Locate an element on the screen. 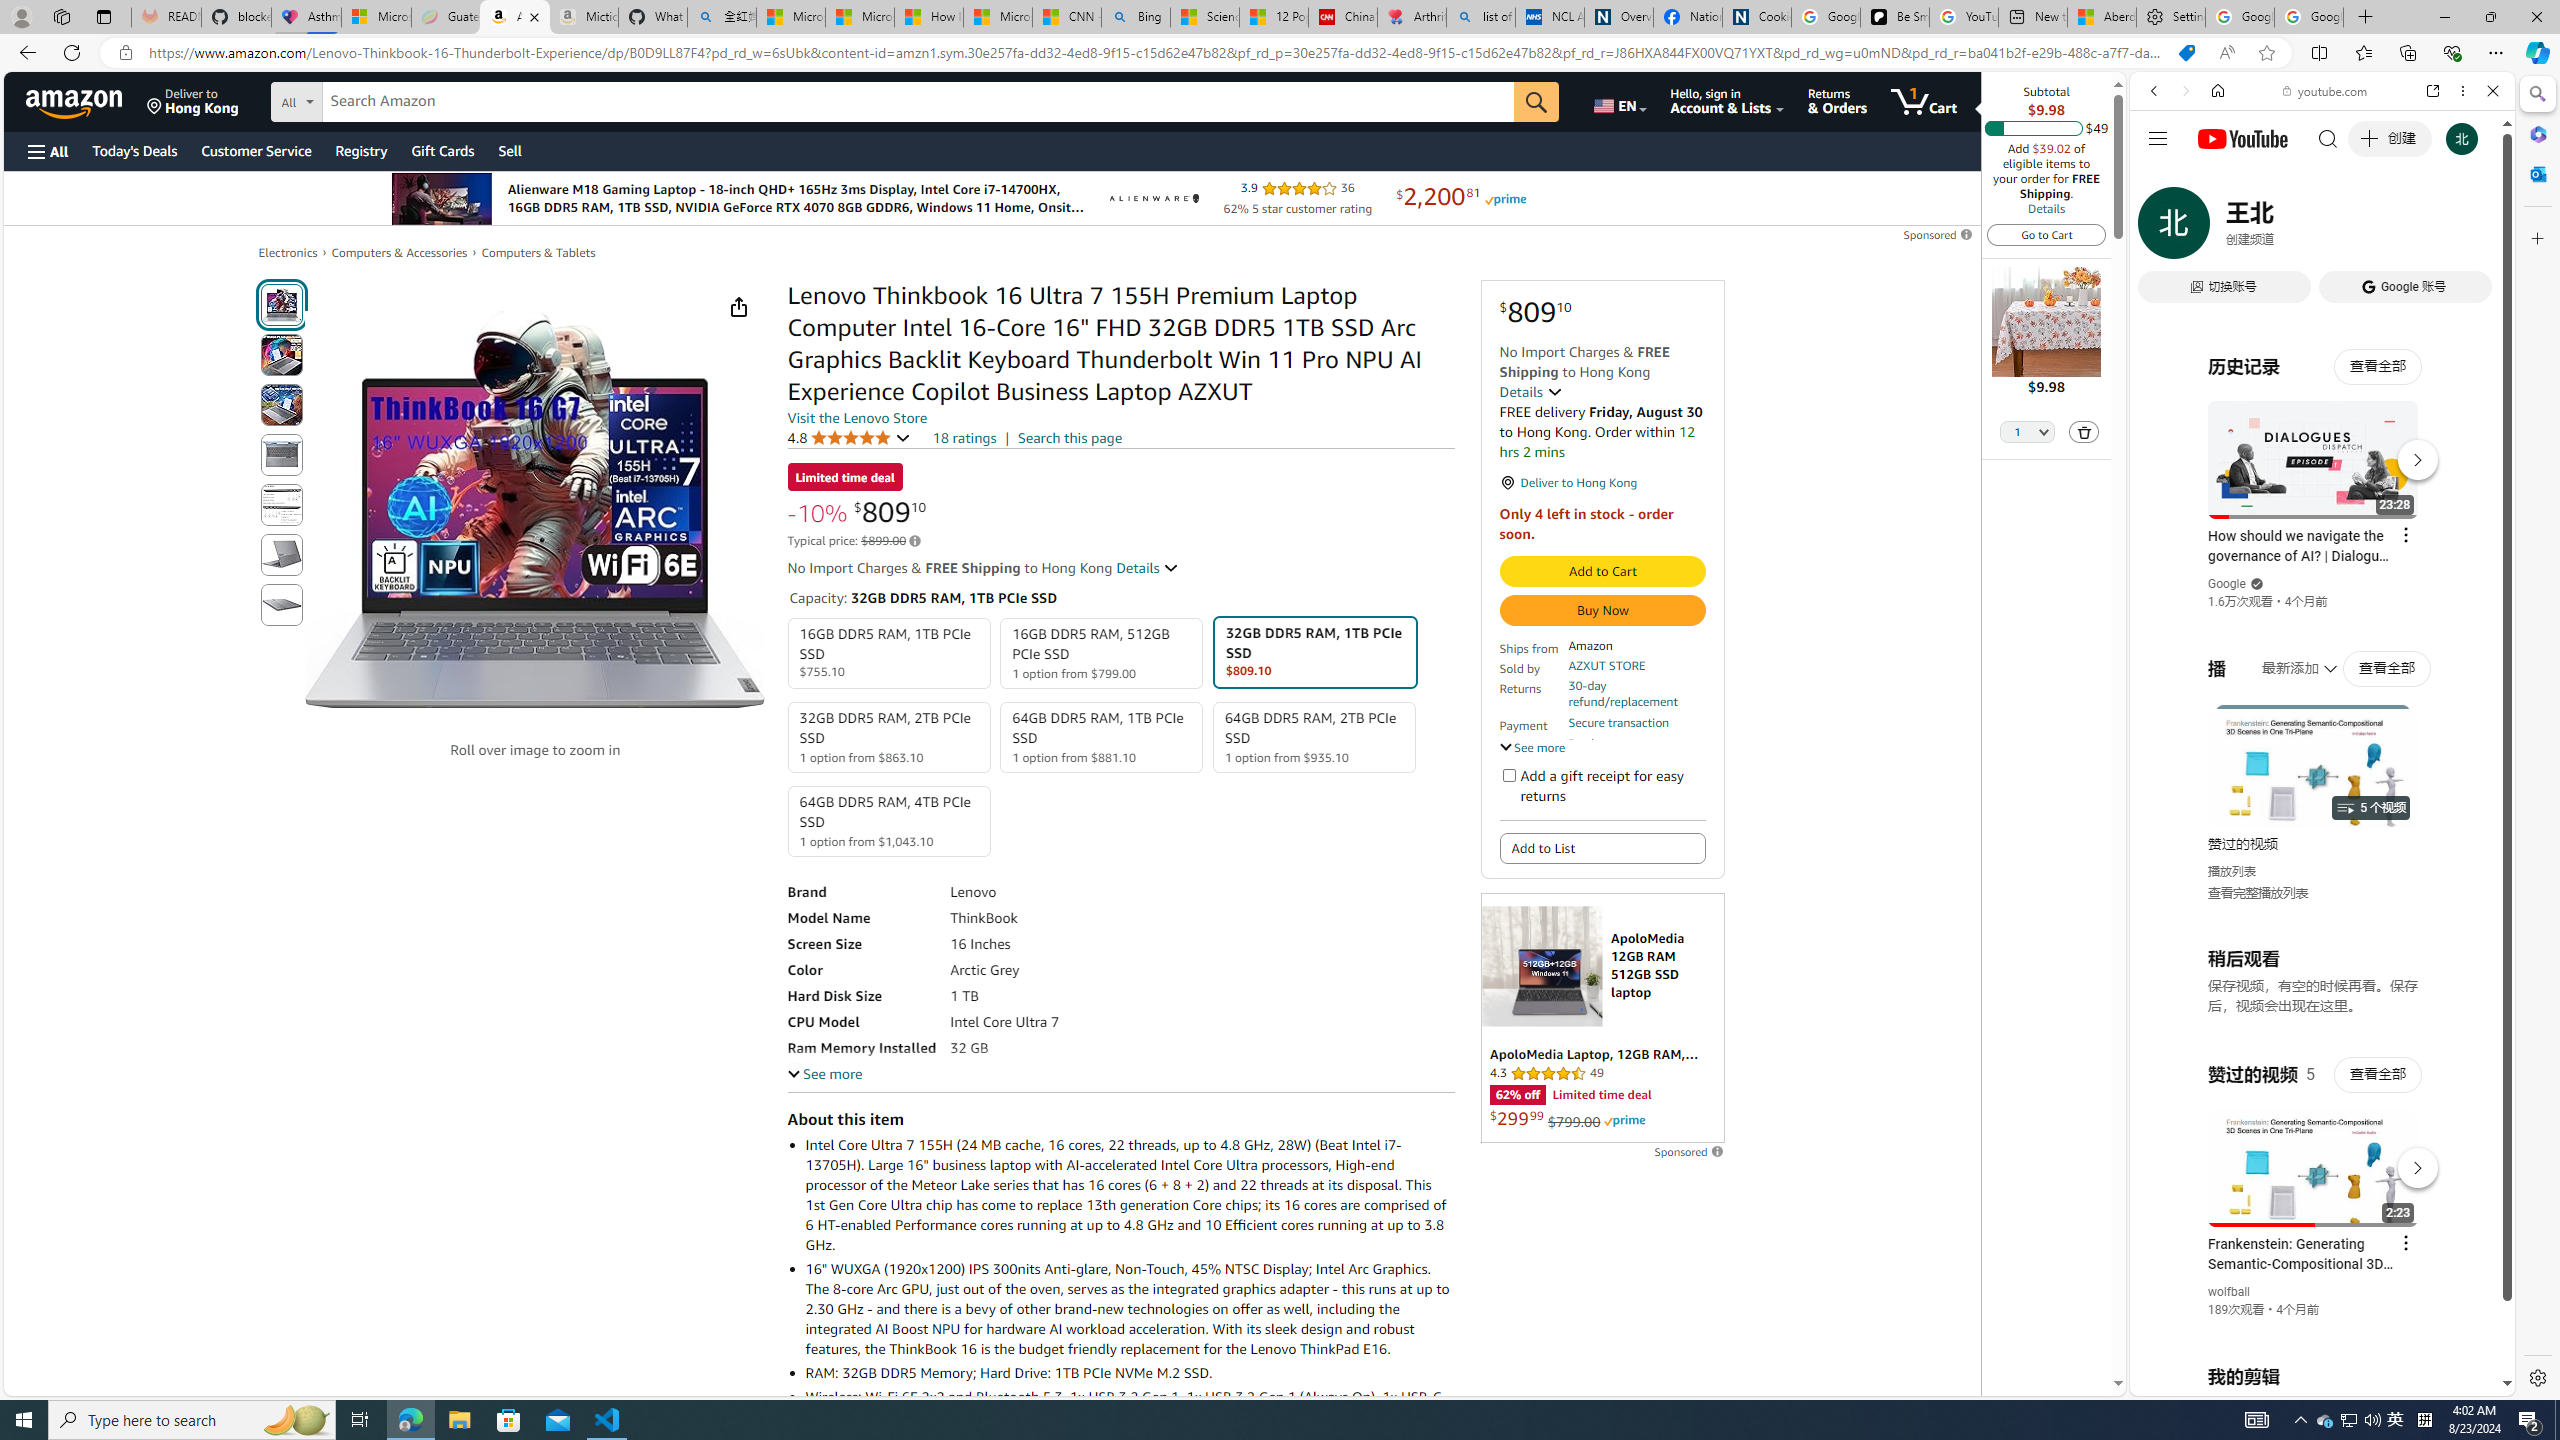 The image size is (2560, 1440). 'Open Menu' is located at coordinates (46, 150).